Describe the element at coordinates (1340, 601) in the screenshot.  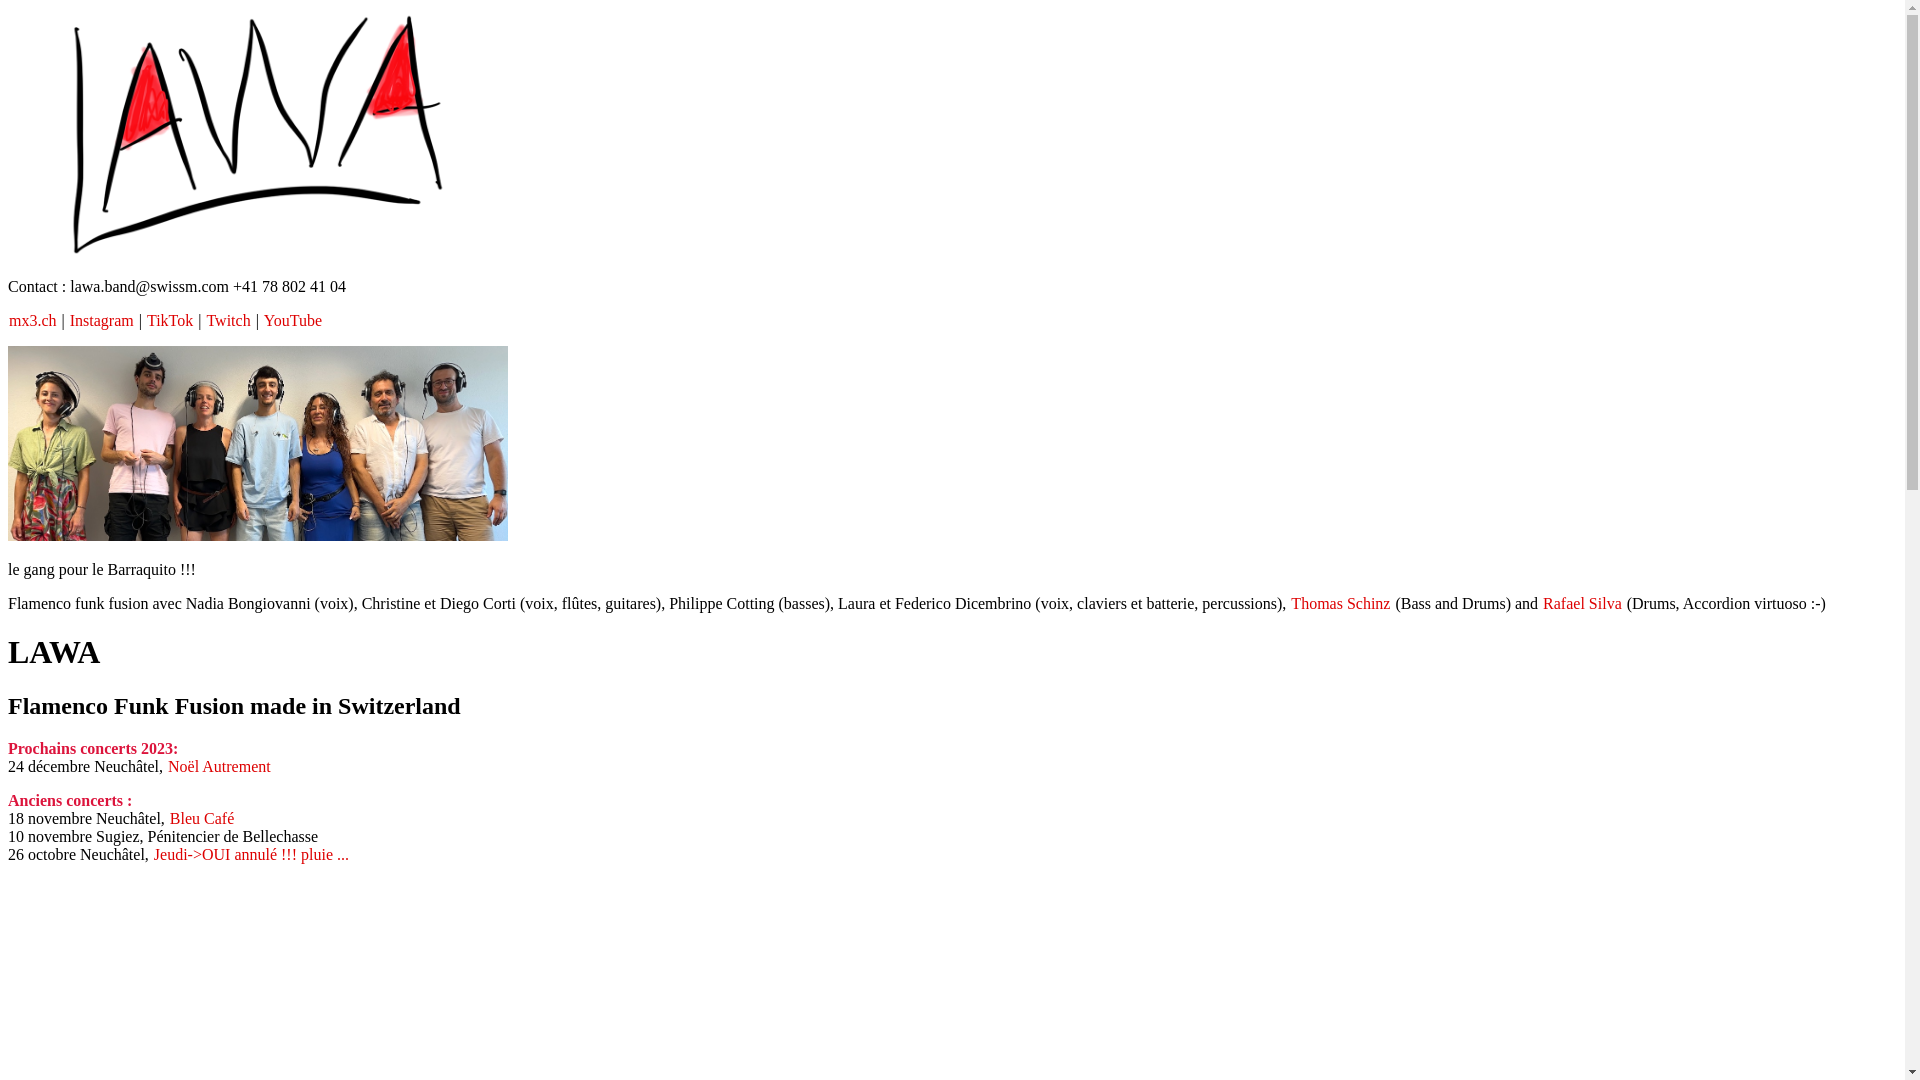
I see `'Thomas Schinz'` at that location.